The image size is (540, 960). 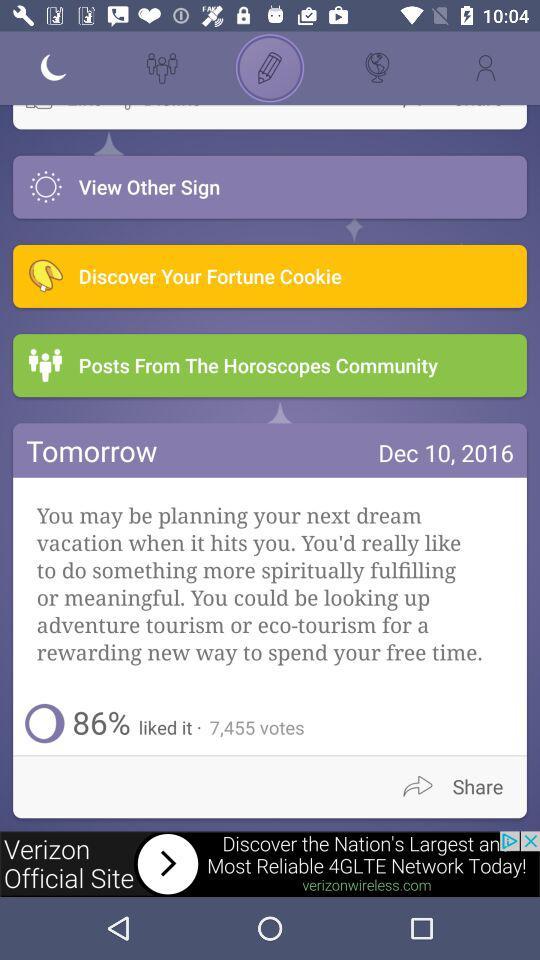 I want to click on the text share along with the icon present left to it, so click(x=461, y=786).